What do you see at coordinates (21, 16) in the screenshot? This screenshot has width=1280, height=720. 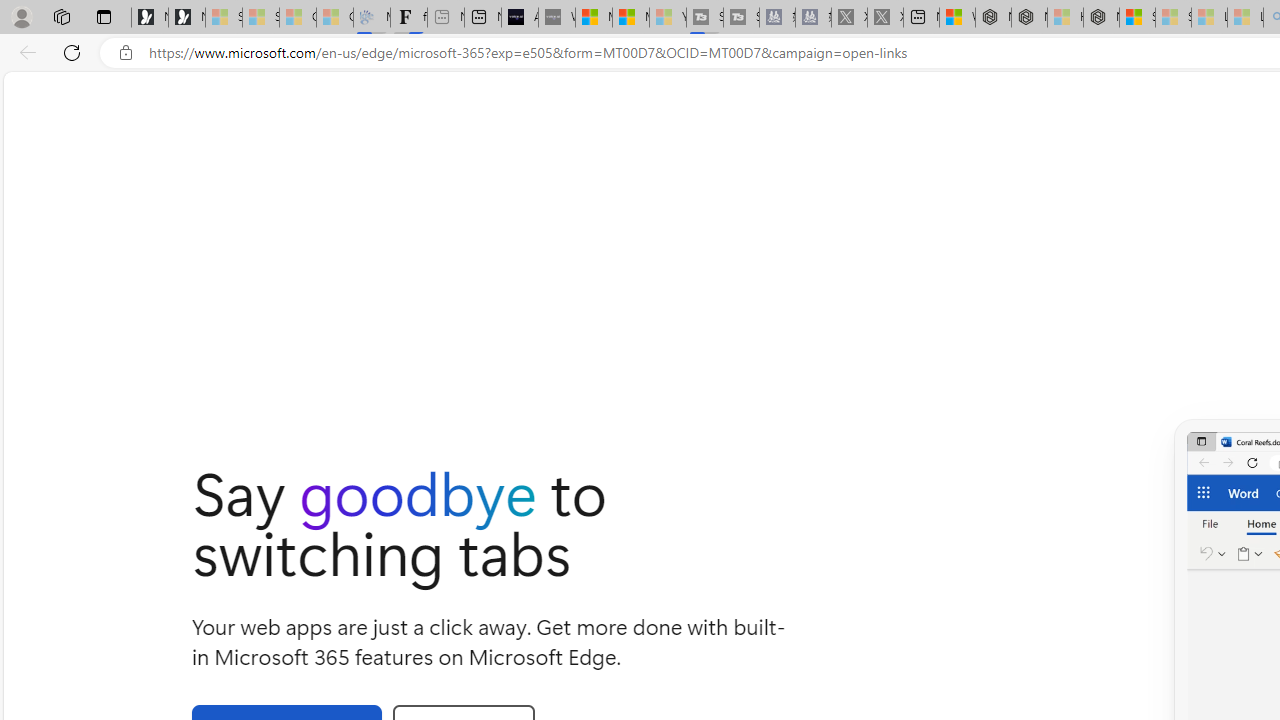 I see `'Personal Profile'` at bounding box center [21, 16].